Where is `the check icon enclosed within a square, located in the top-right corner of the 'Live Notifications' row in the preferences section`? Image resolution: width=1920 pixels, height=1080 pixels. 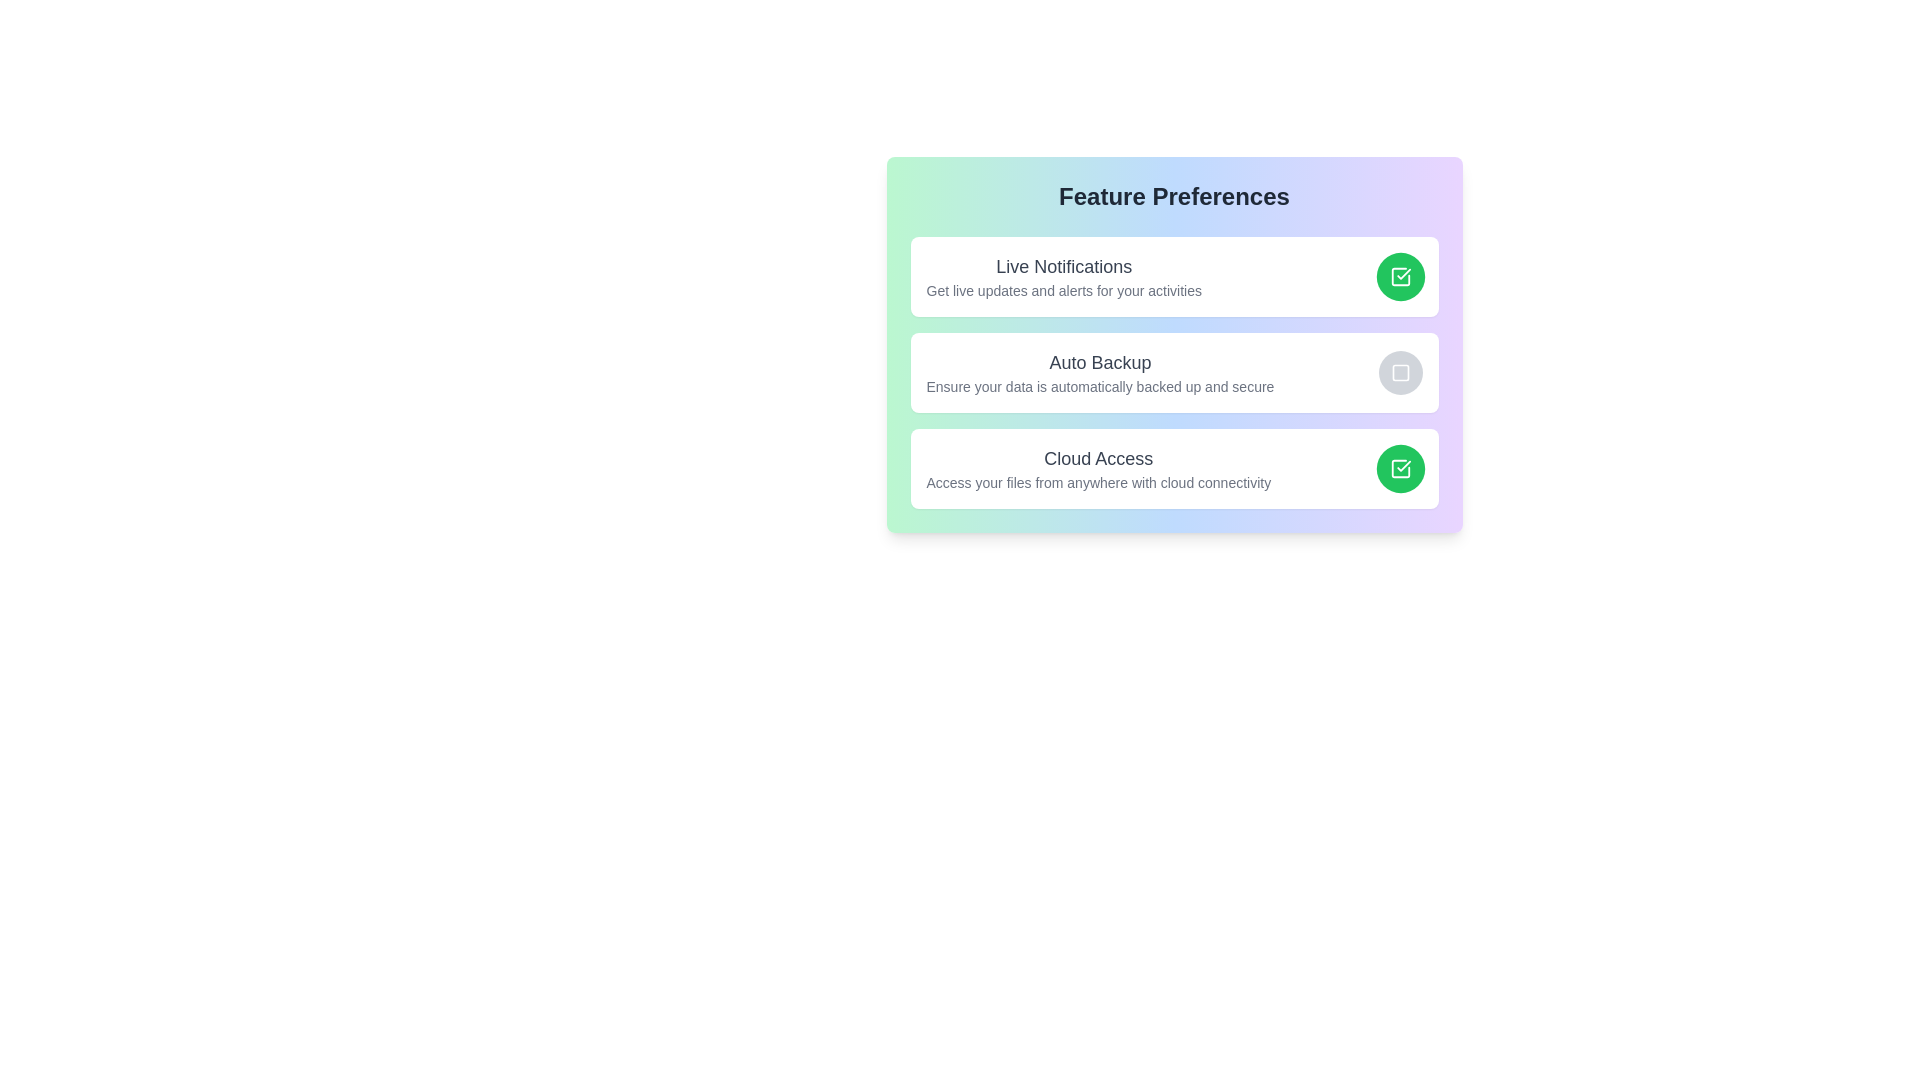
the check icon enclosed within a square, located in the top-right corner of the 'Live Notifications' row in the preferences section is located at coordinates (1399, 277).